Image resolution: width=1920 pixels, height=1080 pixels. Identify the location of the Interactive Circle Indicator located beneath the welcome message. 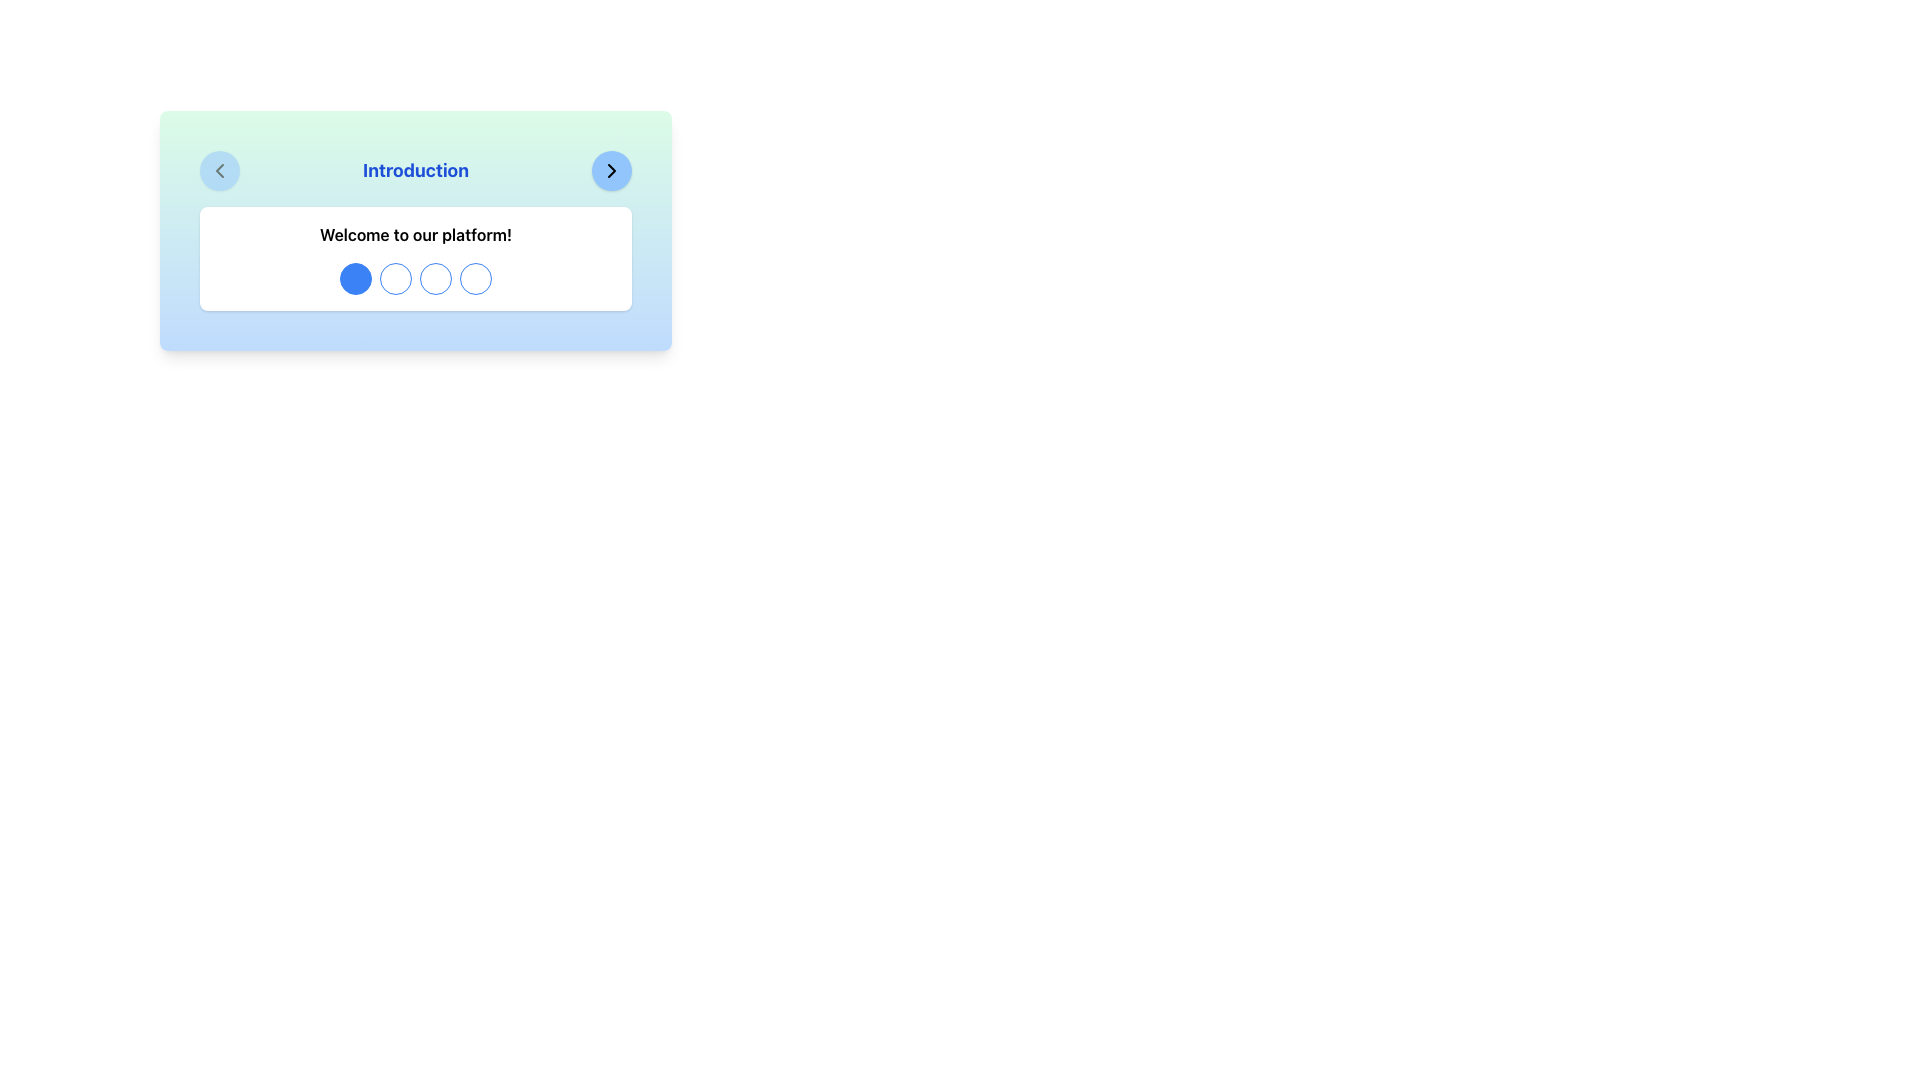
(415, 288).